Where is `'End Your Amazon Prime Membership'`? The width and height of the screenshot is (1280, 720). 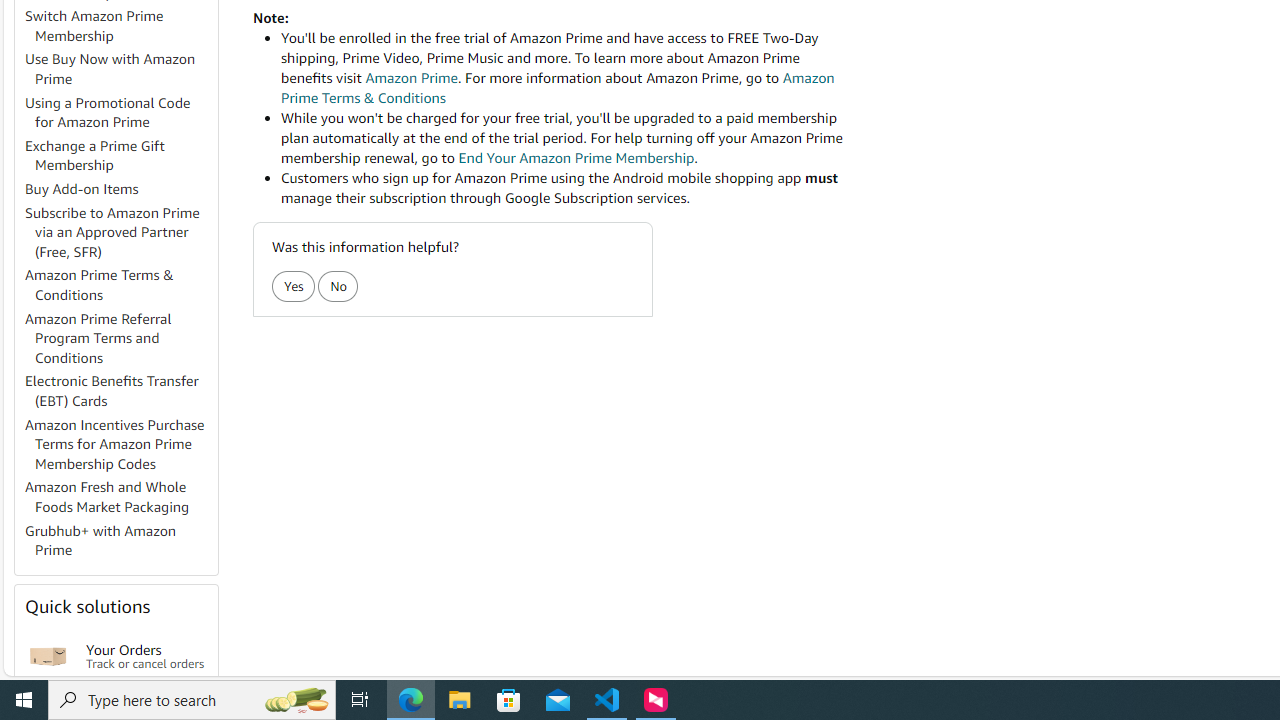 'End Your Amazon Prime Membership' is located at coordinates (575, 157).